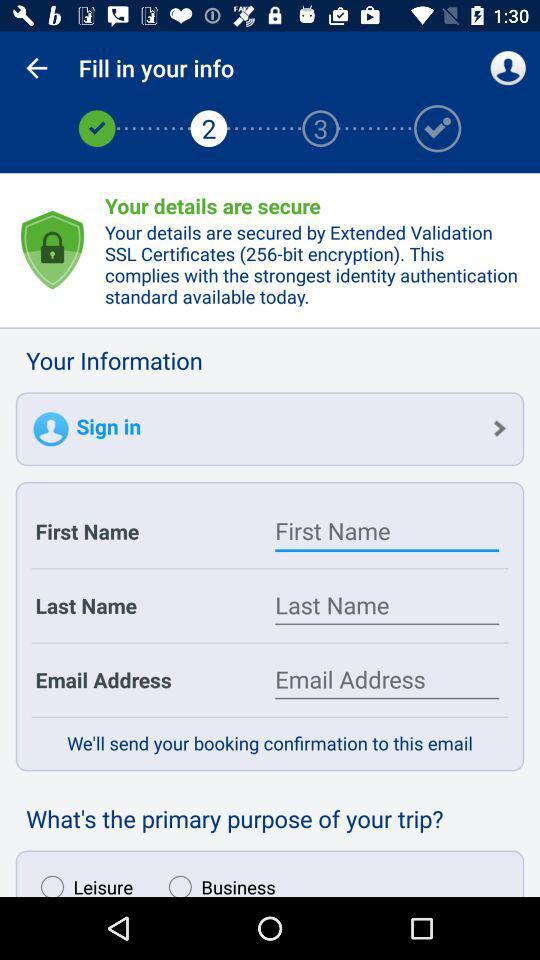 The height and width of the screenshot is (960, 540). Describe the element at coordinates (81, 880) in the screenshot. I see `icon to the left of business item` at that location.